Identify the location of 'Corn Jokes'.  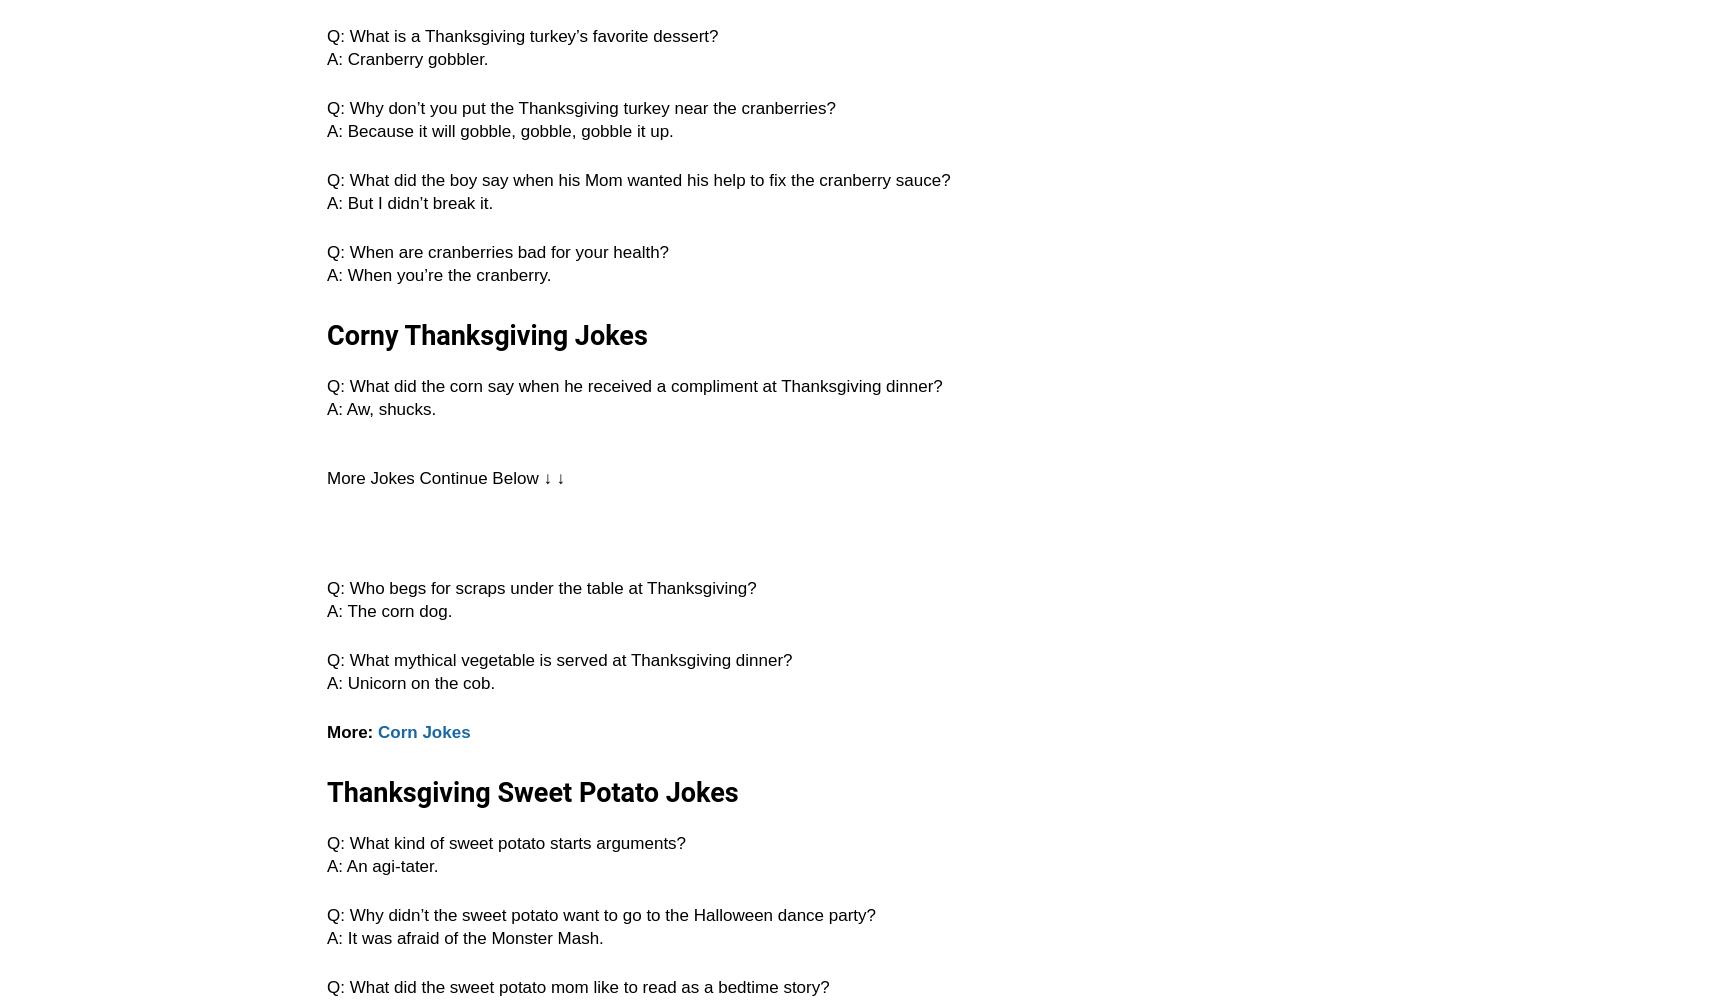
(377, 731).